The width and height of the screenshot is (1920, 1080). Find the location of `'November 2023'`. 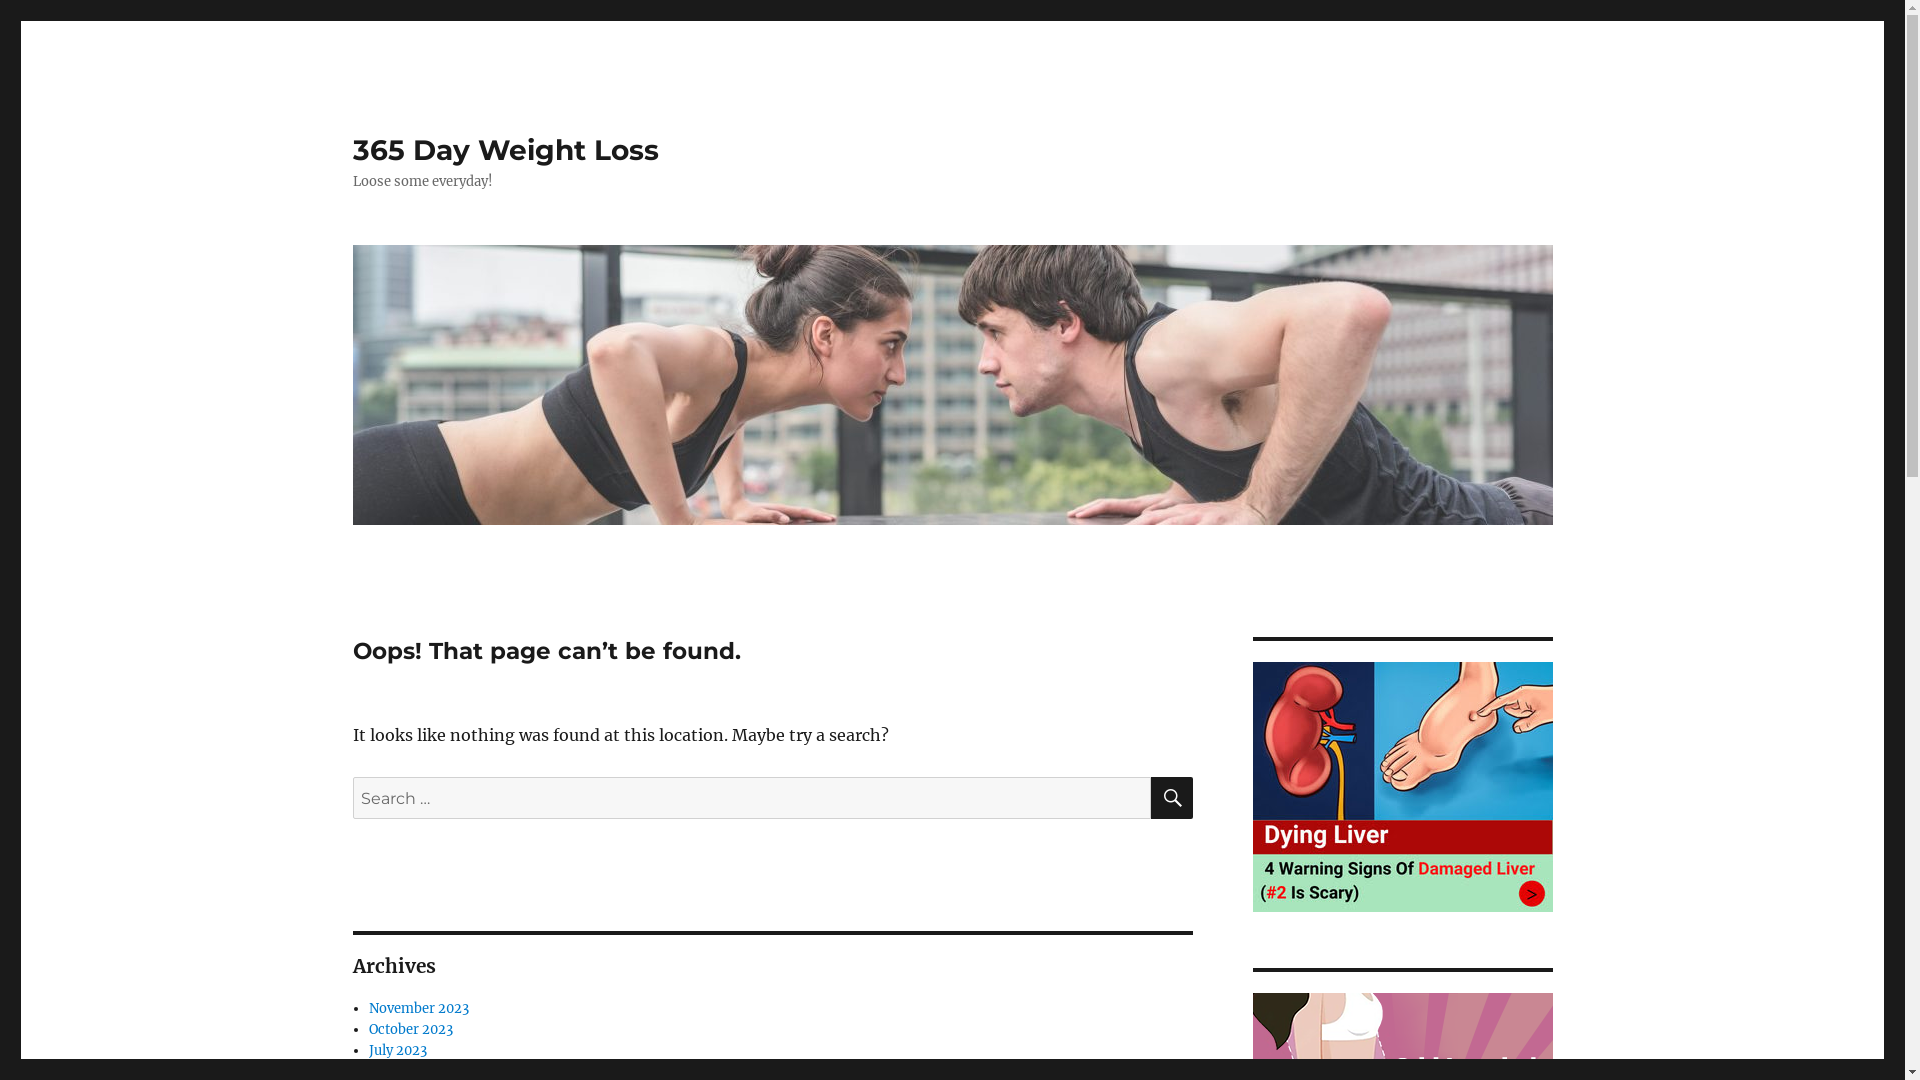

'November 2023' is located at coordinates (417, 1008).